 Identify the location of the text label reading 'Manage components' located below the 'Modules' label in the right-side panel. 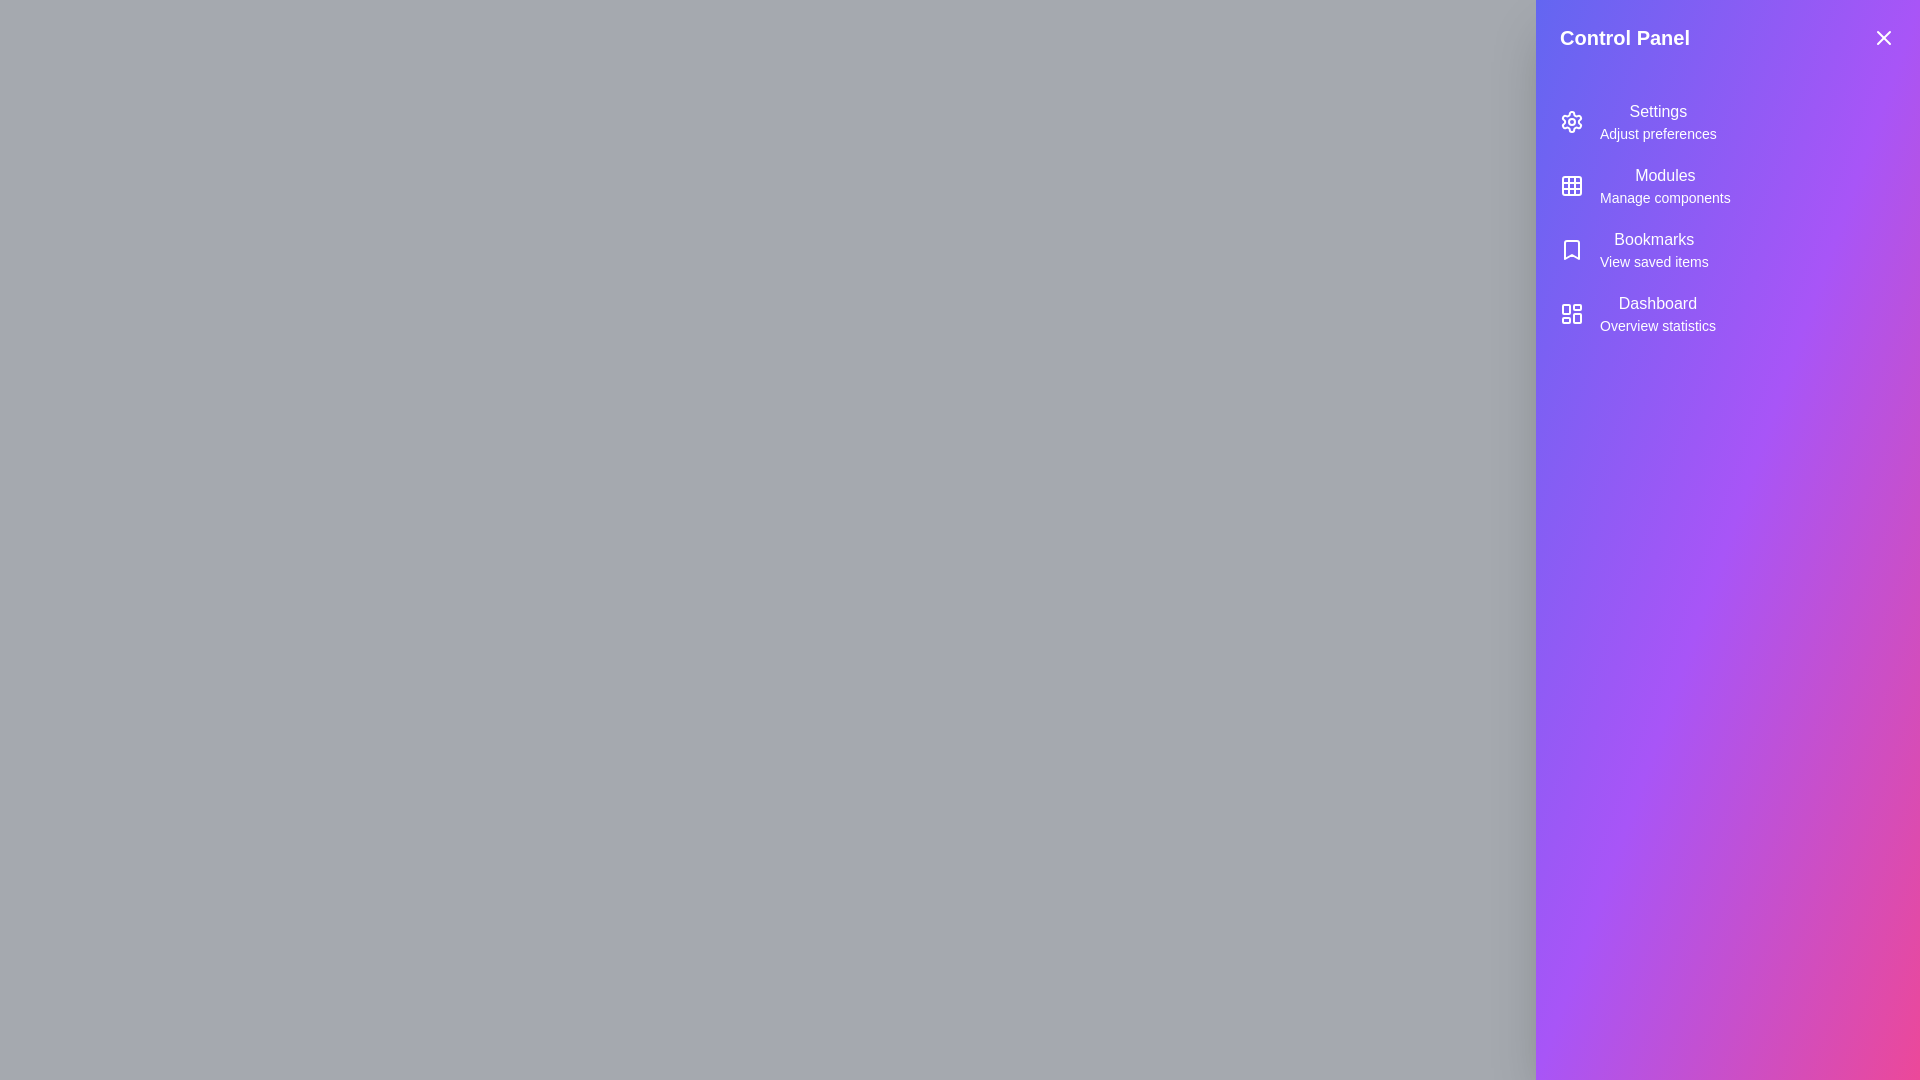
(1665, 197).